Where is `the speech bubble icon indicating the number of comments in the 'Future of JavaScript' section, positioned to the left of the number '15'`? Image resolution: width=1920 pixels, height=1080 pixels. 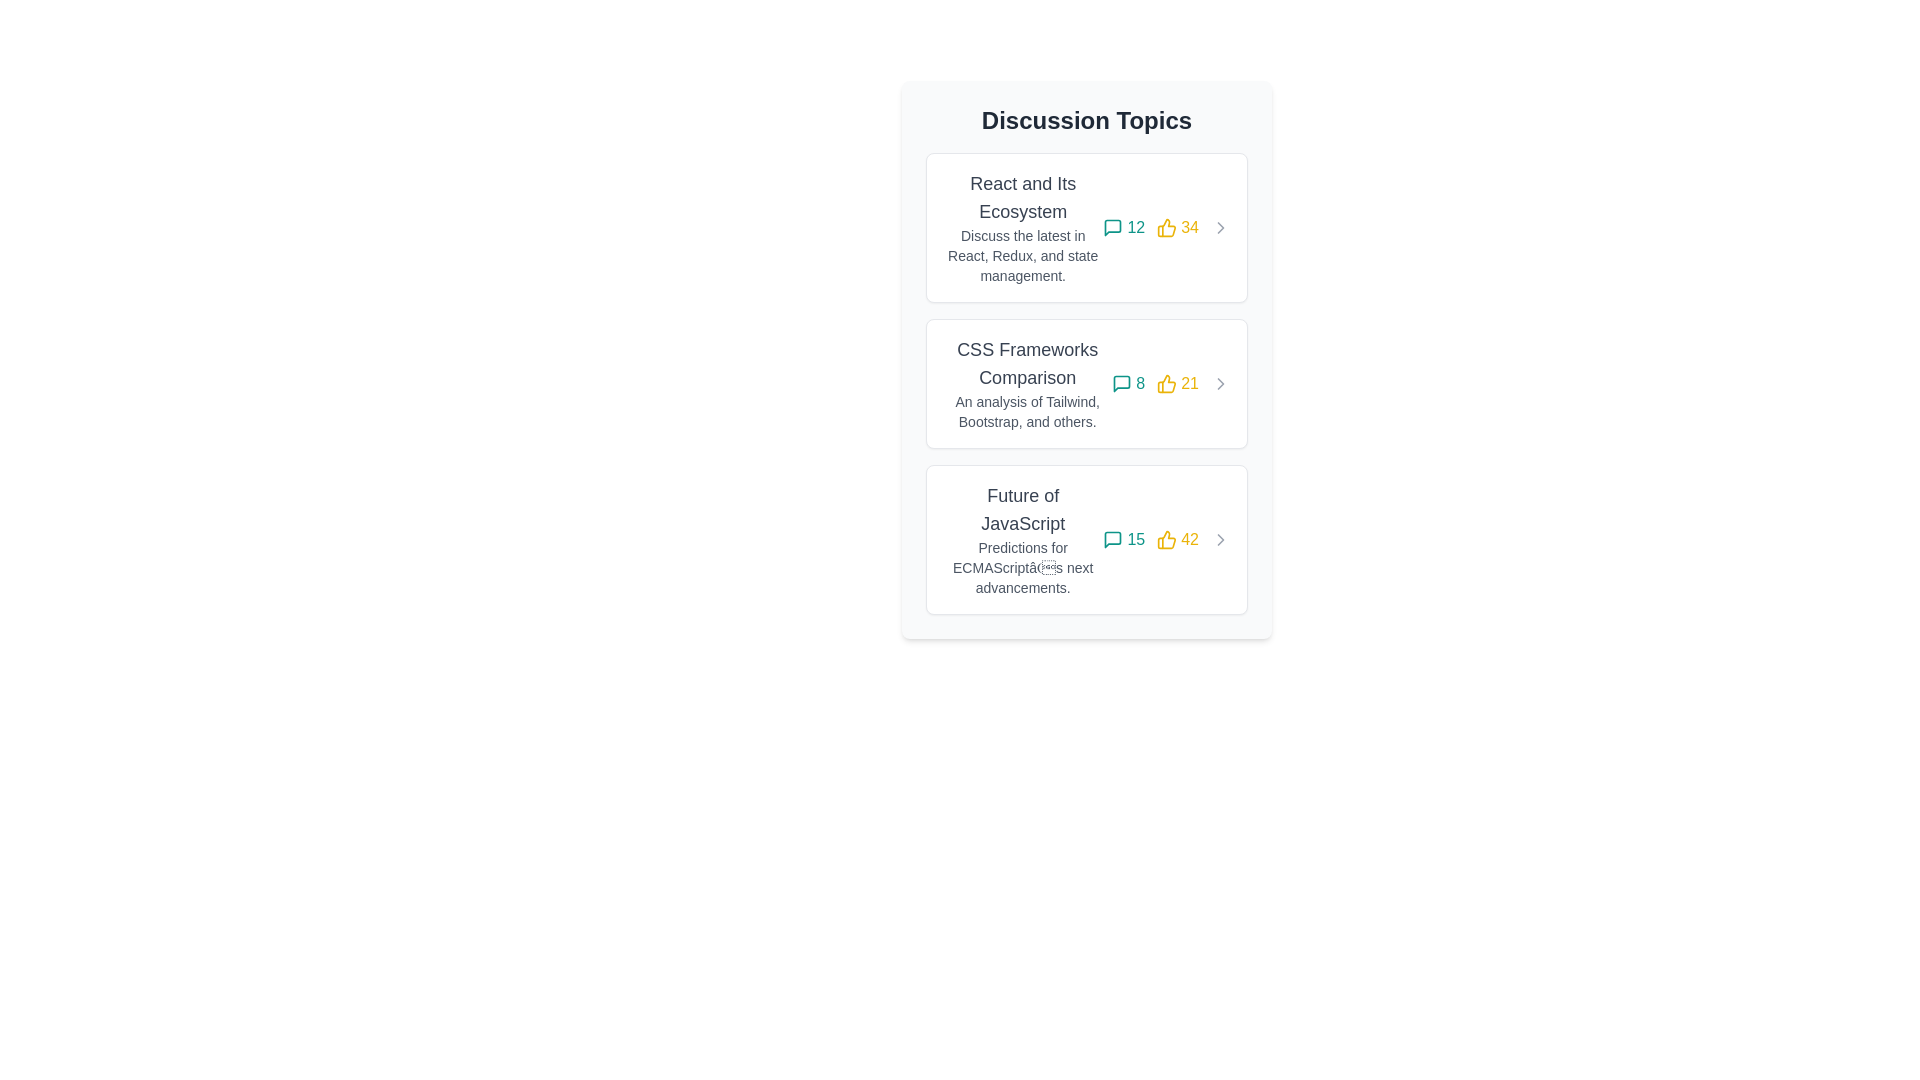
the speech bubble icon indicating the number of comments in the 'Future of JavaScript' section, positioned to the left of the number '15' is located at coordinates (1112, 540).